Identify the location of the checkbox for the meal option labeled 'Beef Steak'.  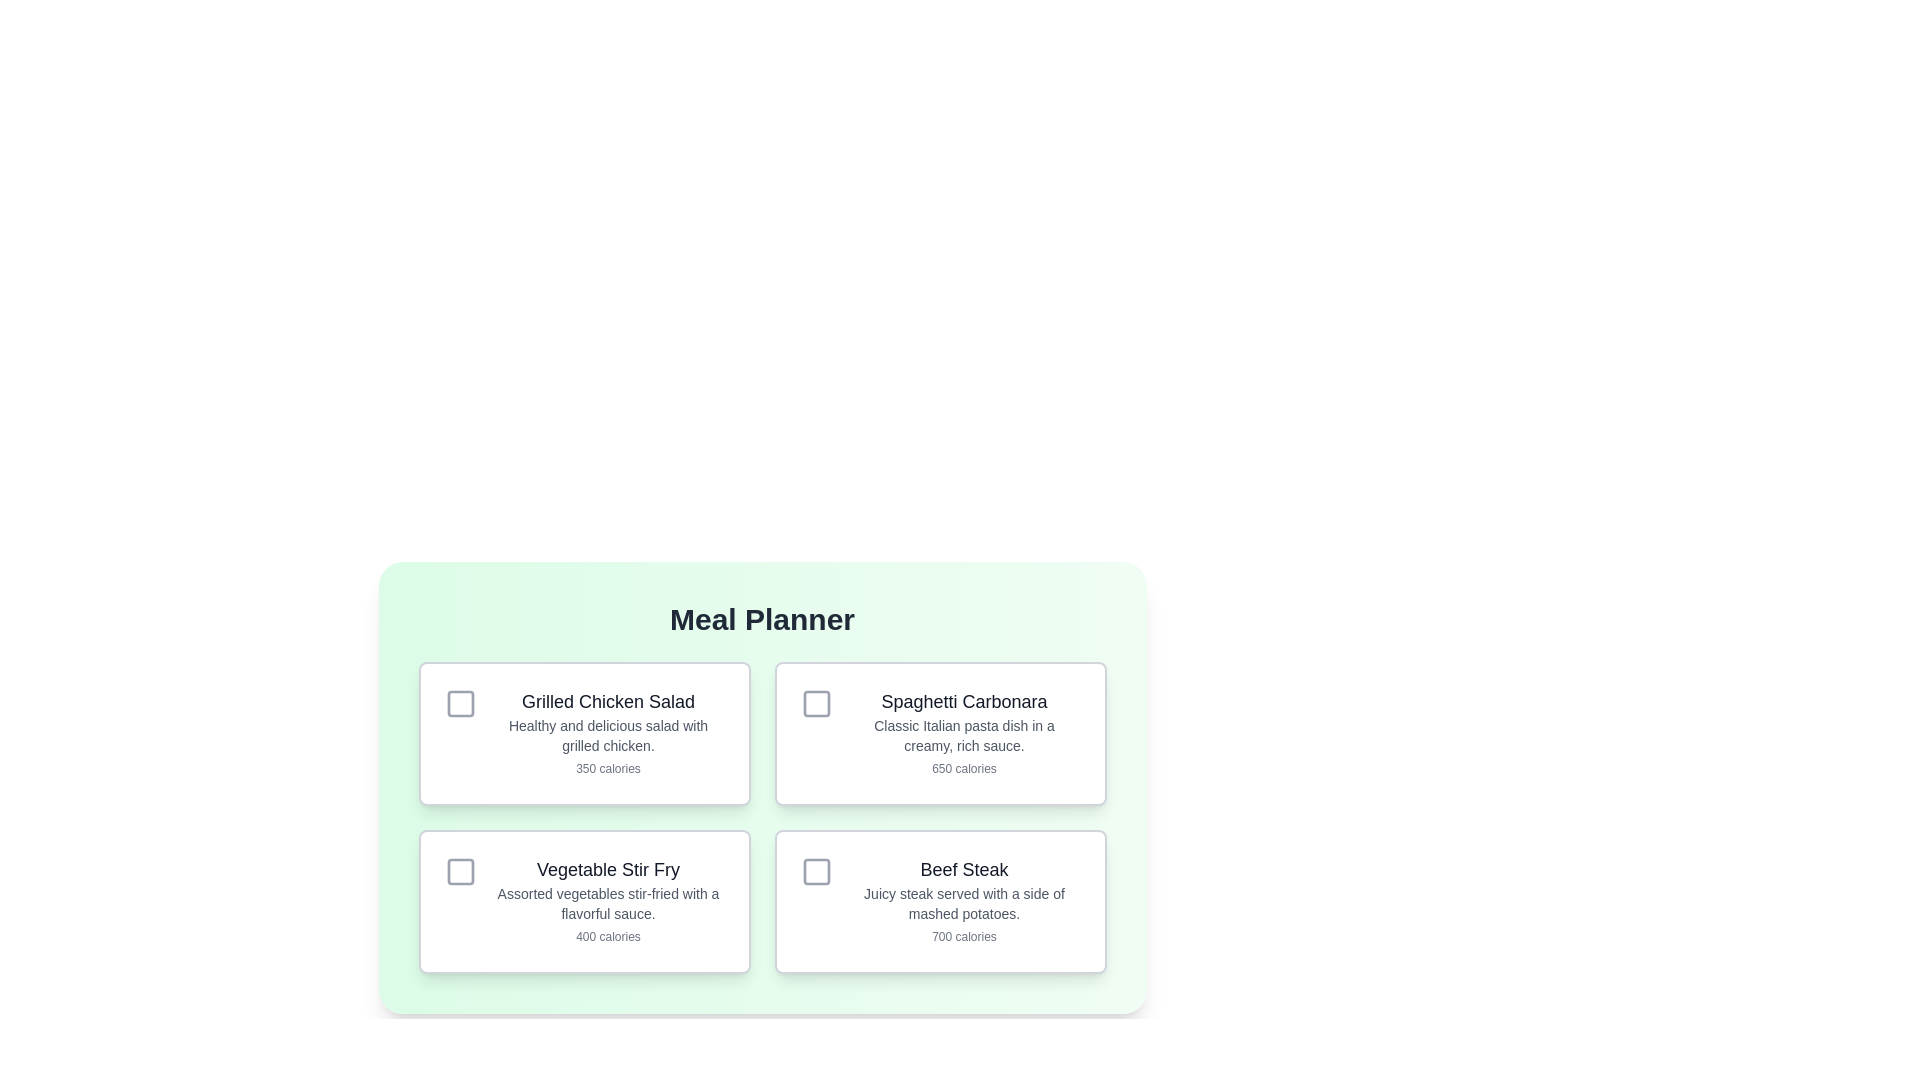
(816, 870).